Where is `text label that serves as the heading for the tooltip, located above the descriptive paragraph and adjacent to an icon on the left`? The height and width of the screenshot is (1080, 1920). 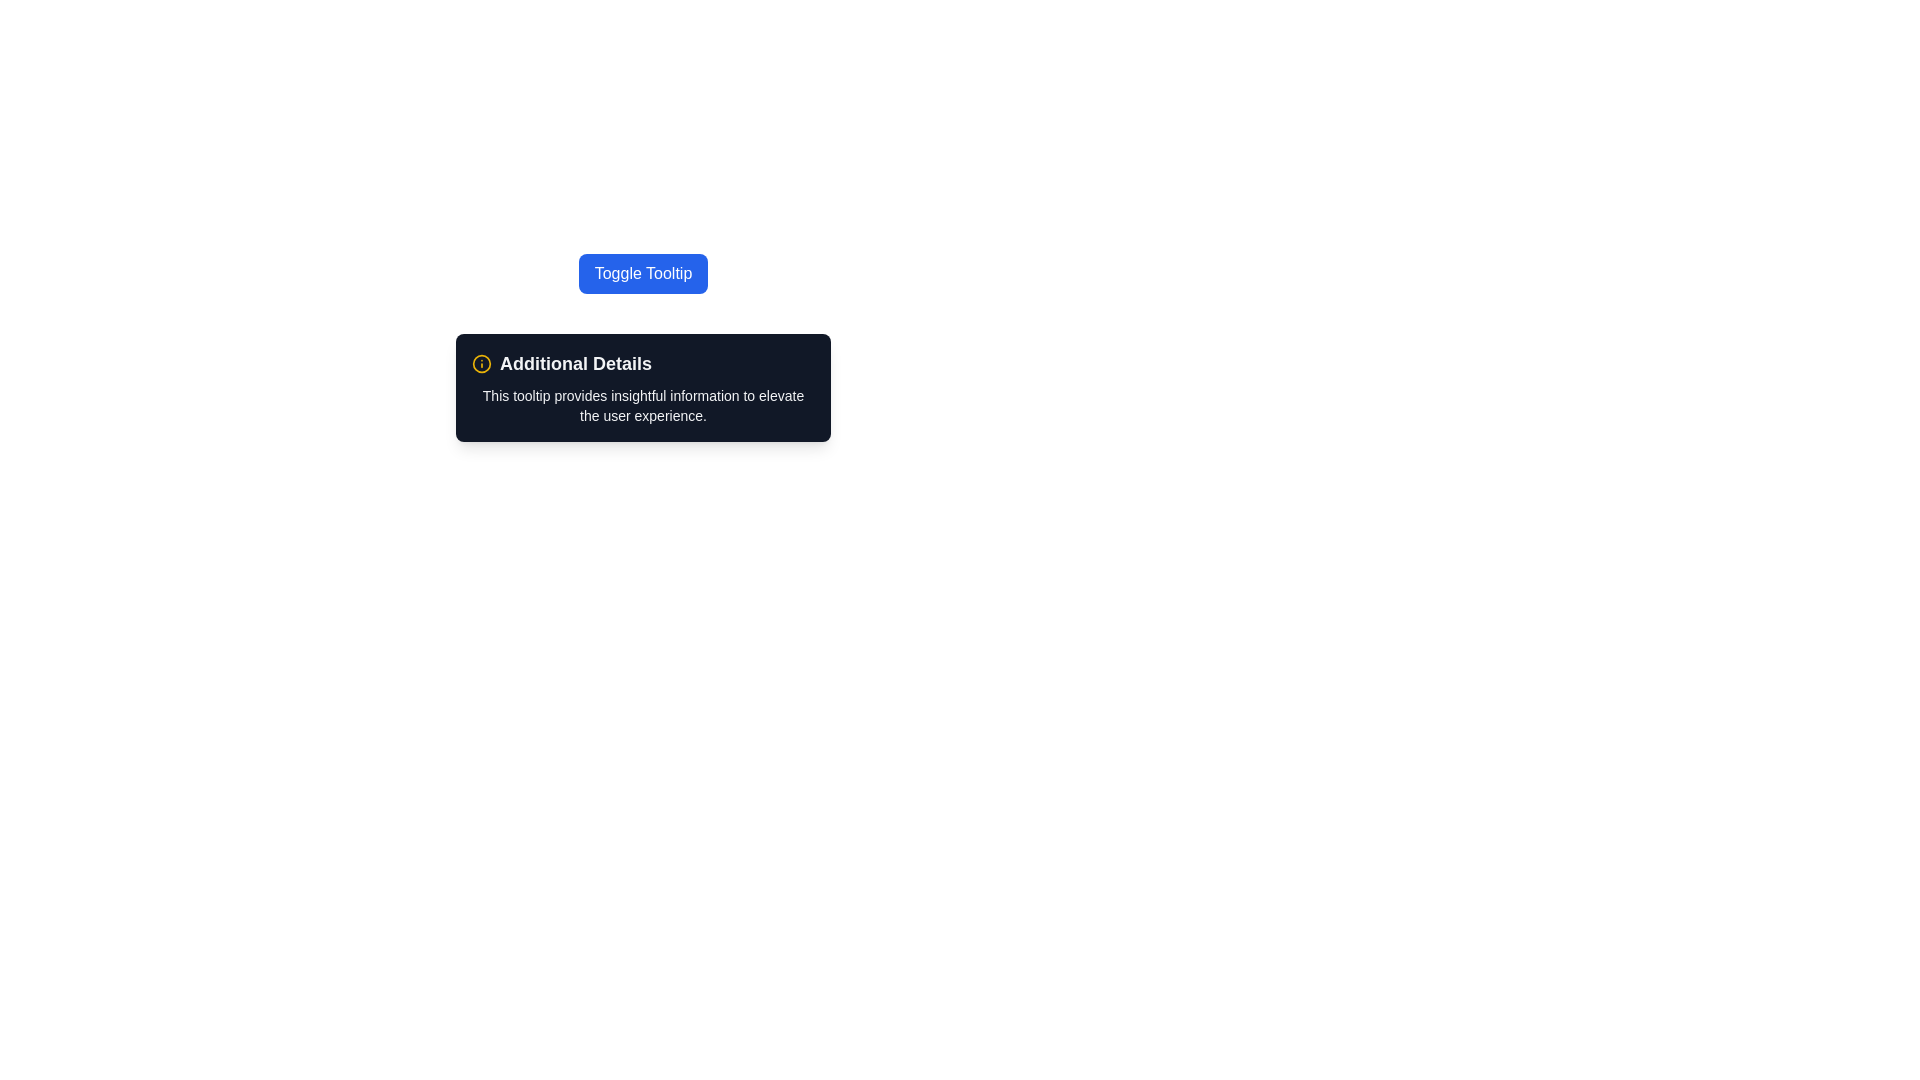 text label that serves as the heading for the tooltip, located above the descriptive paragraph and adjacent to an icon on the left is located at coordinates (643, 363).